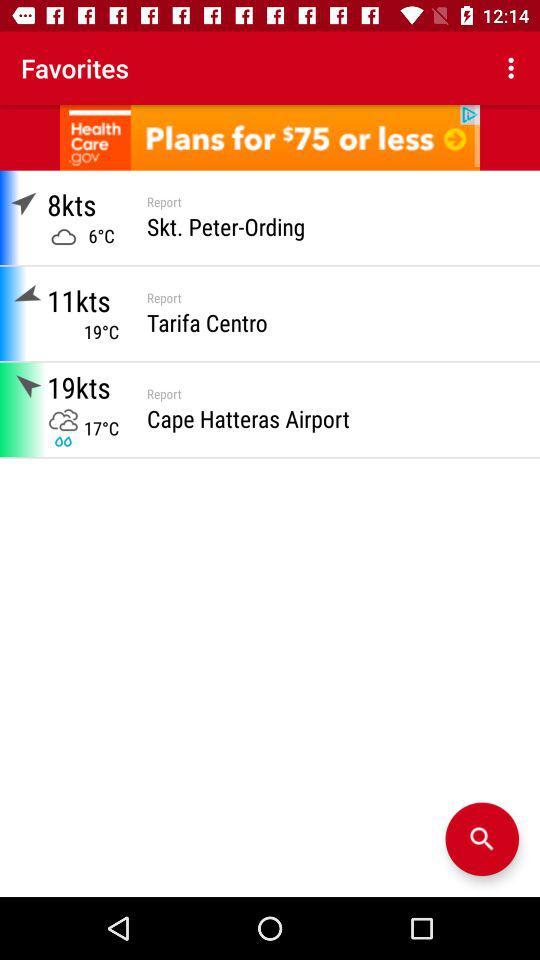 This screenshot has height=960, width=540. What do you see at coordinates (270, 136) in the screenshot?
I see `advertiser website` at bounding box center [270, 136].